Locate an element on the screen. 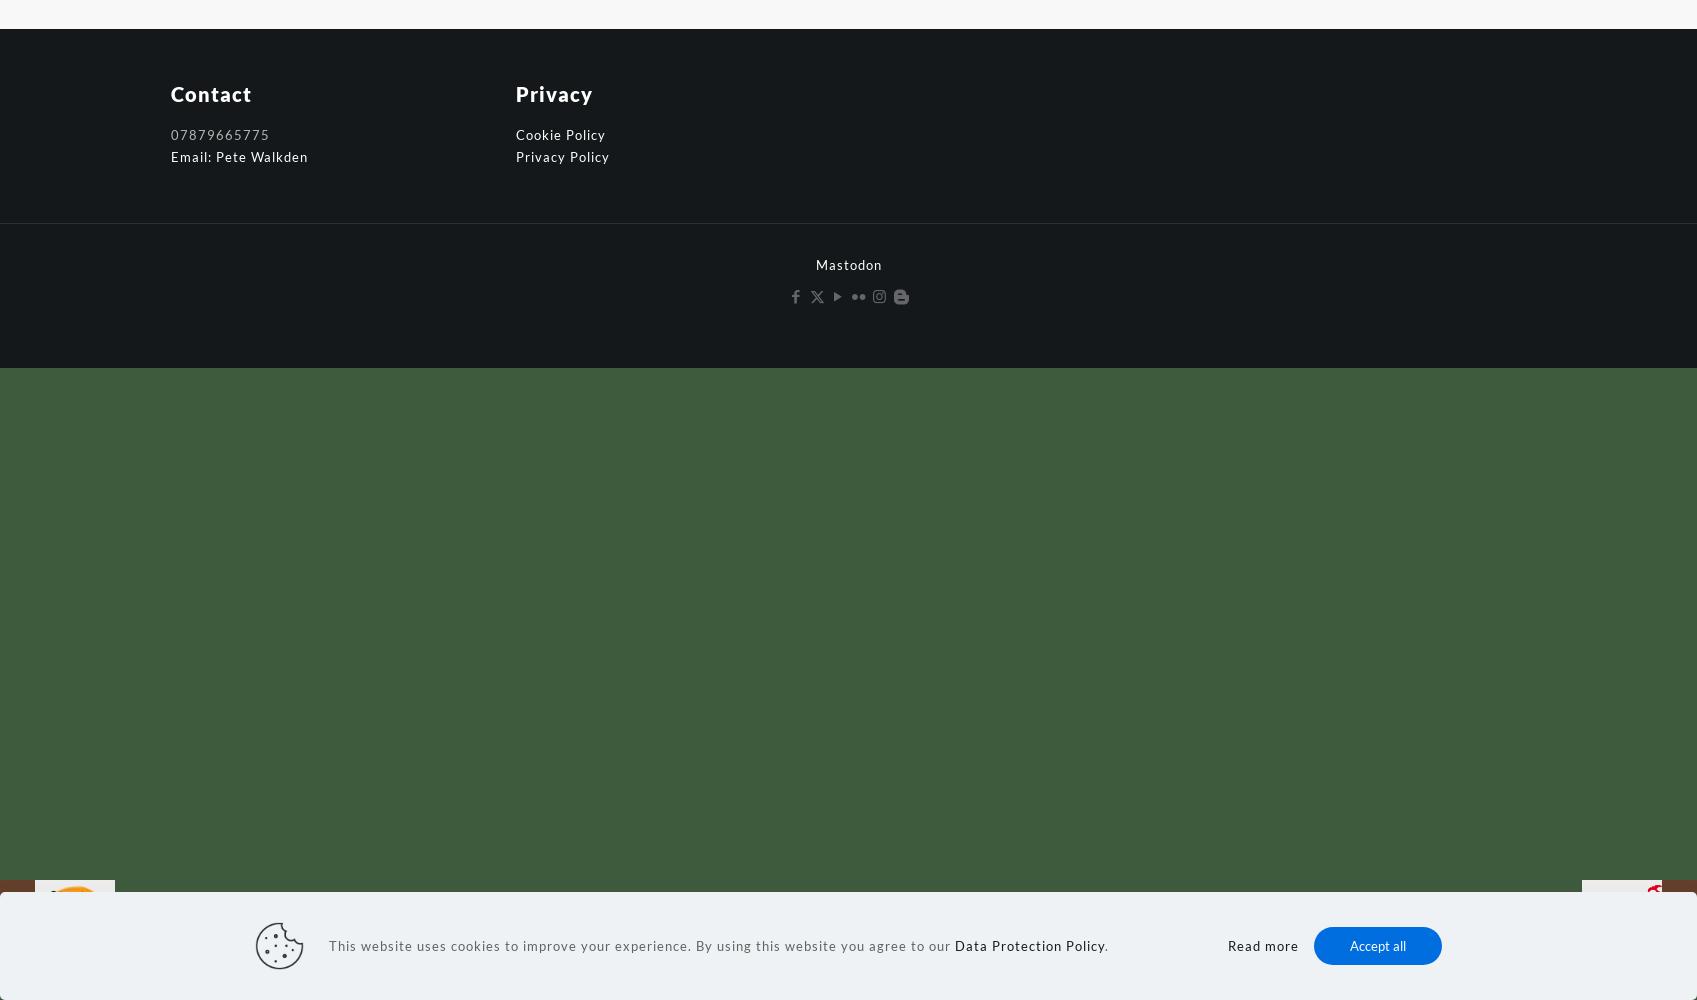  'Privacy' is located at coordinates (552, 93).